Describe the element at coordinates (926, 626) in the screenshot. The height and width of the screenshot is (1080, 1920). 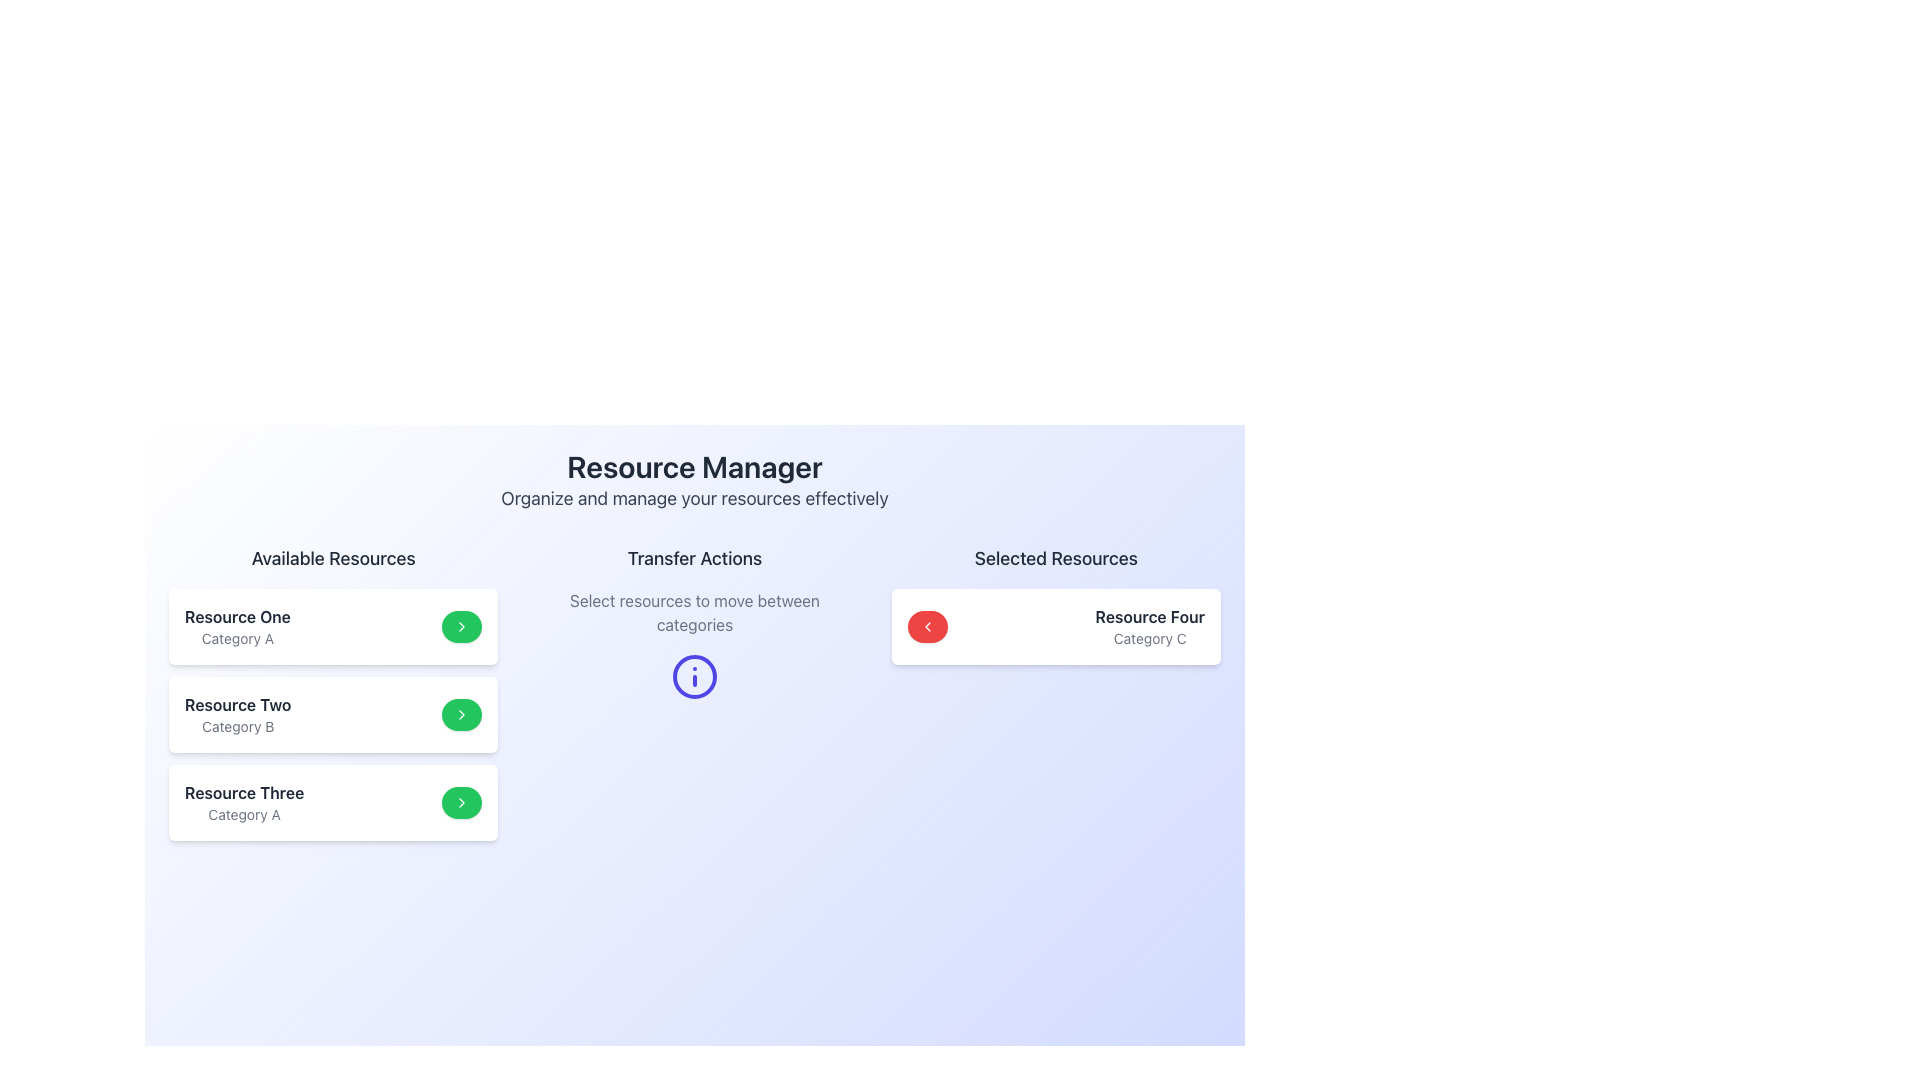
I see `the circular red button with a white left-pointing chevron icon located in the top-left corner of the 'Resource Four' card under 'Selected Resources' to trigger the hover effect` at that location.